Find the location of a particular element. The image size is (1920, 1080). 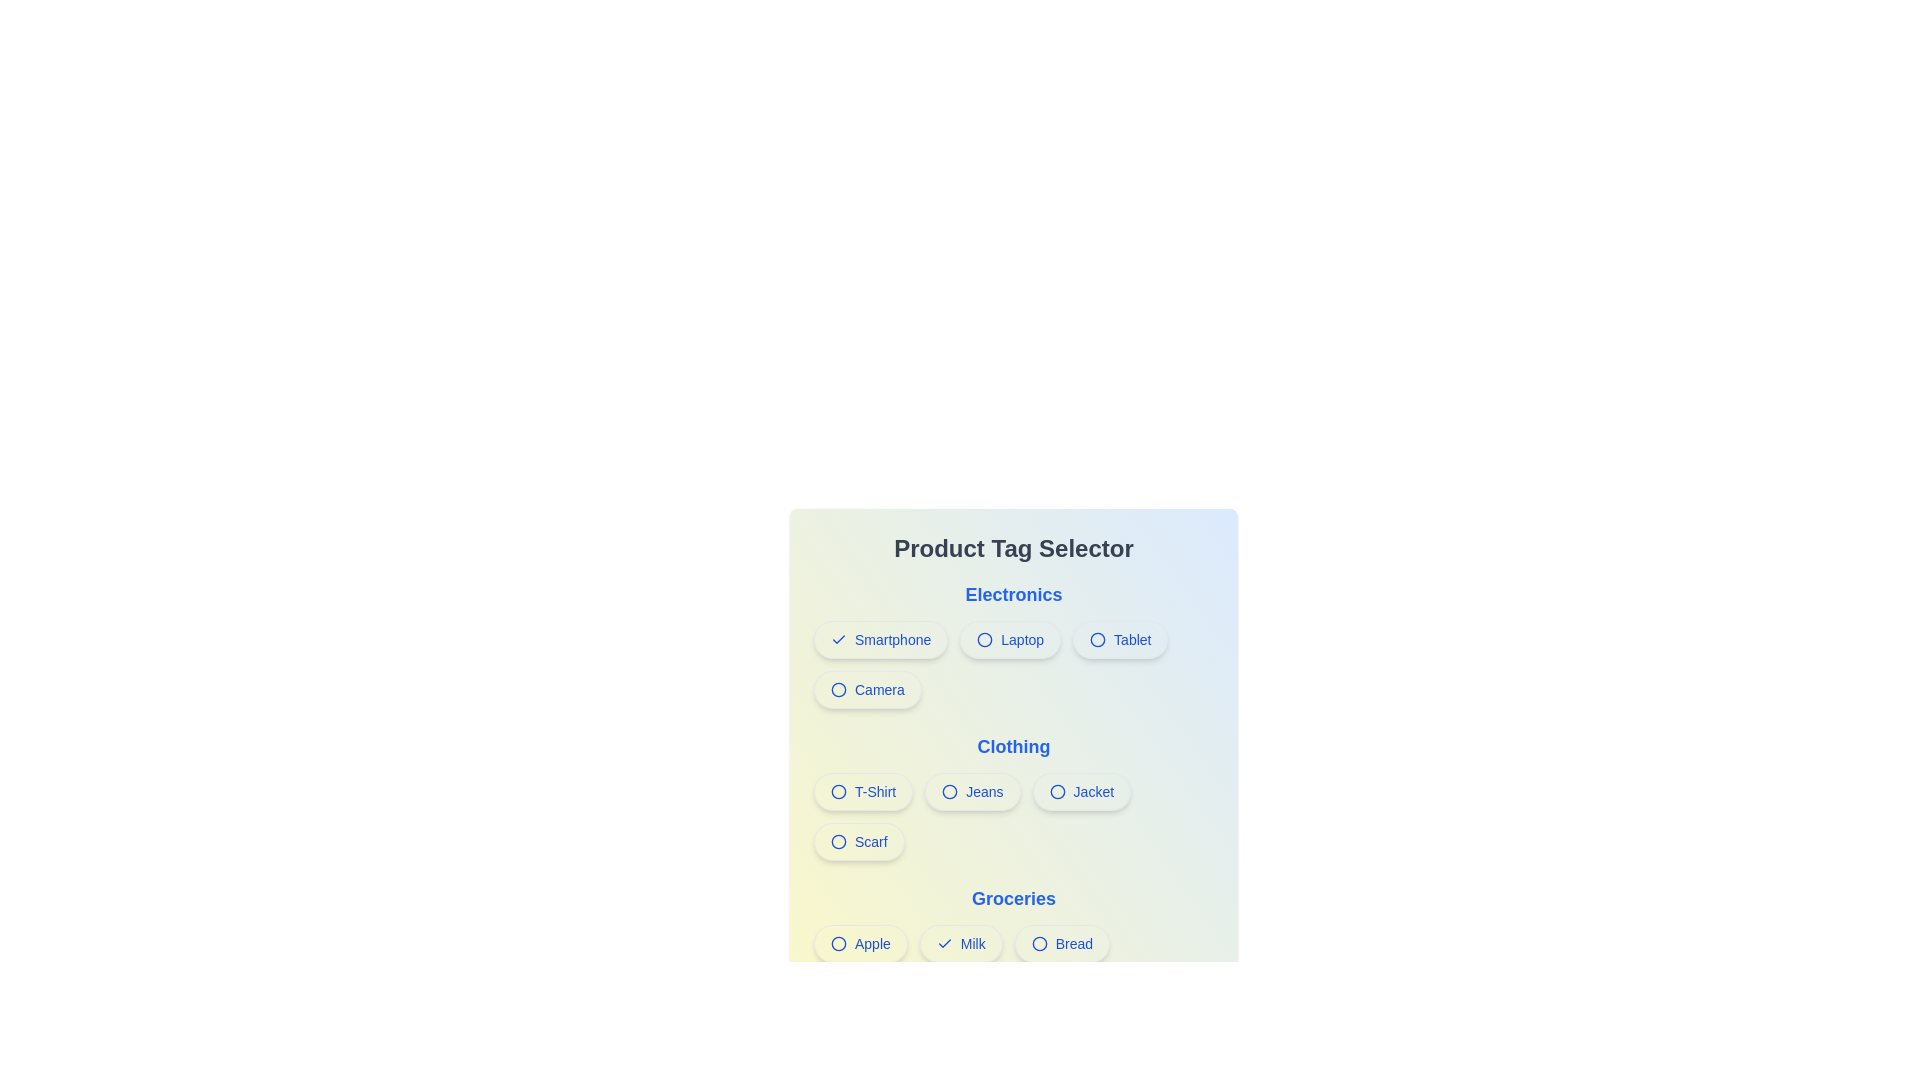

the checkbox for the 'Jeans' tag located at the left side of the tag is located at coordinates (949, 790).